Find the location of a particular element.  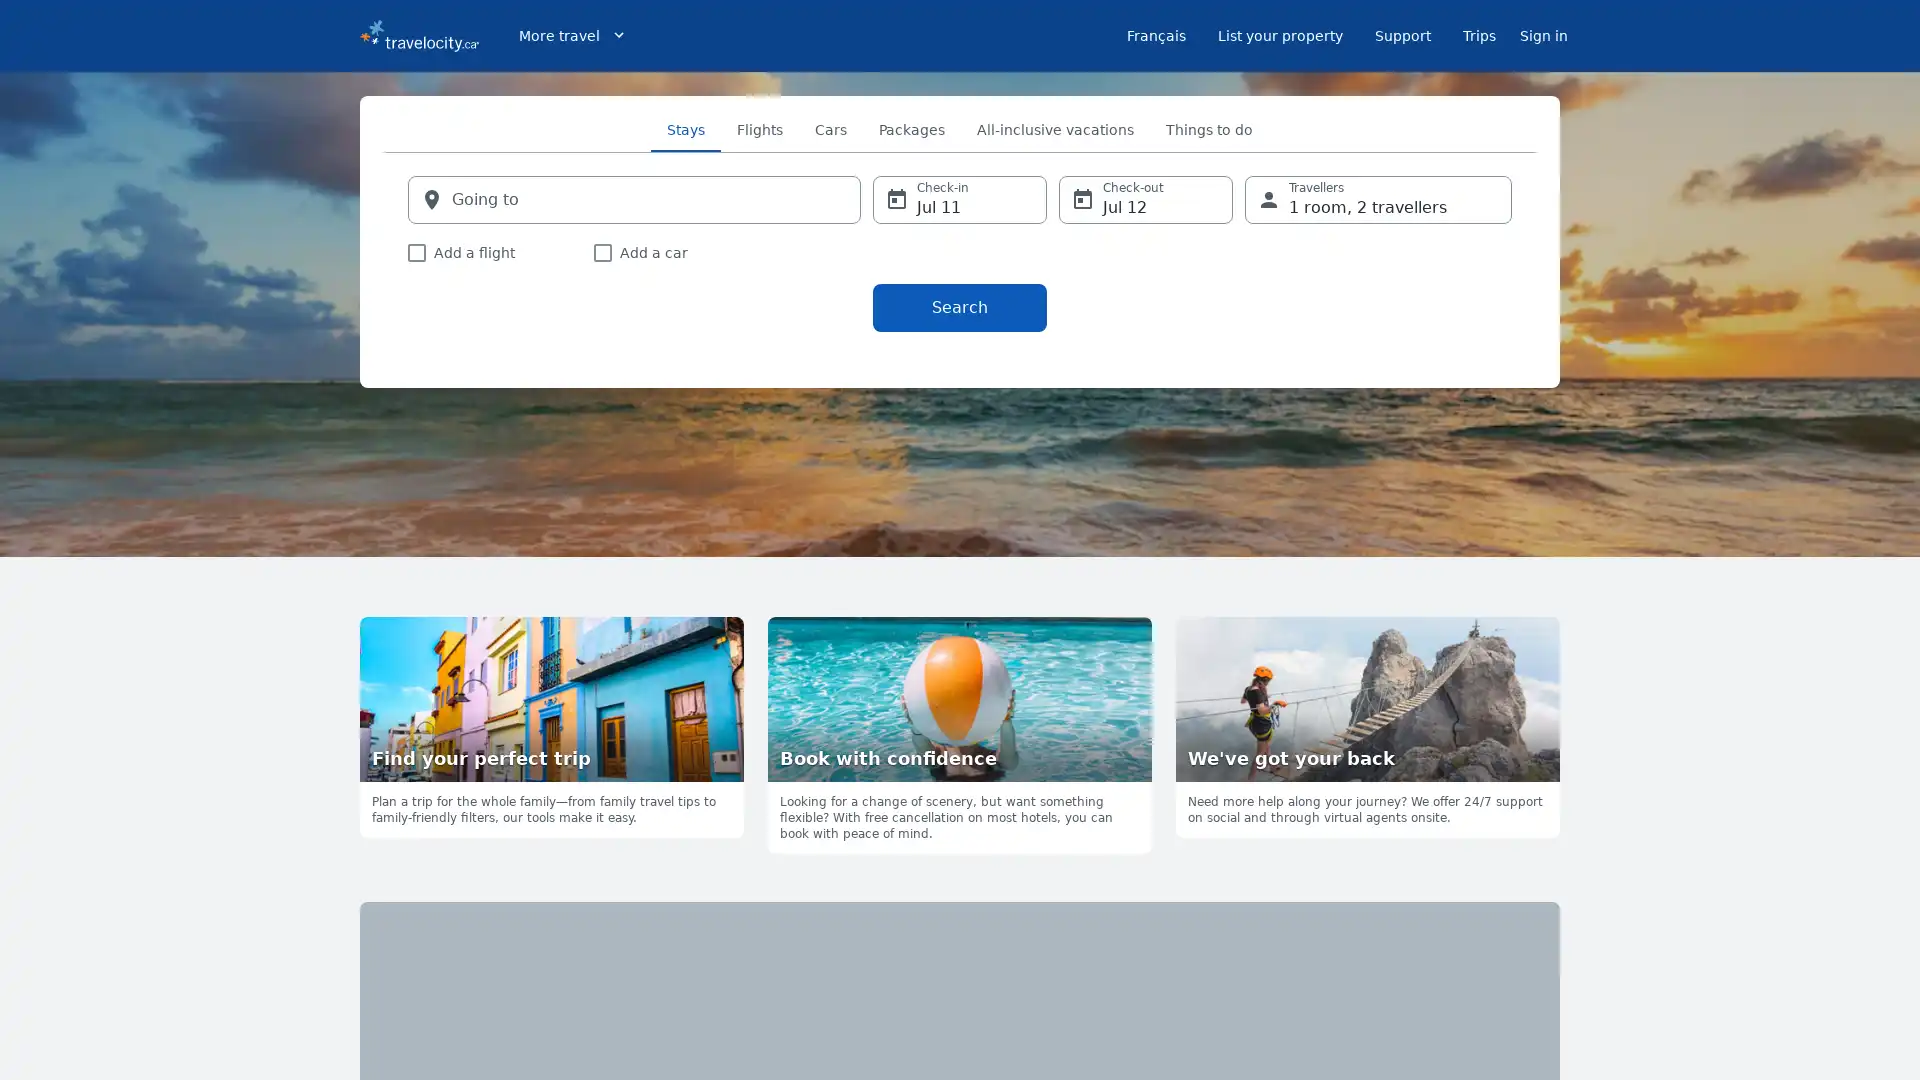

Sign in is located at coordinates (1543, 35).